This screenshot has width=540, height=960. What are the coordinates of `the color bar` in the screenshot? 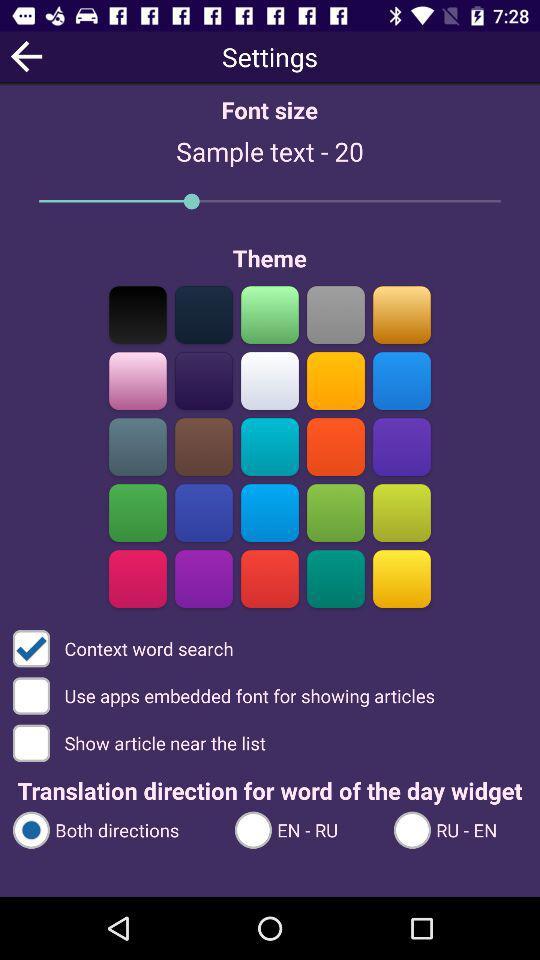 It's located at (270, 380).